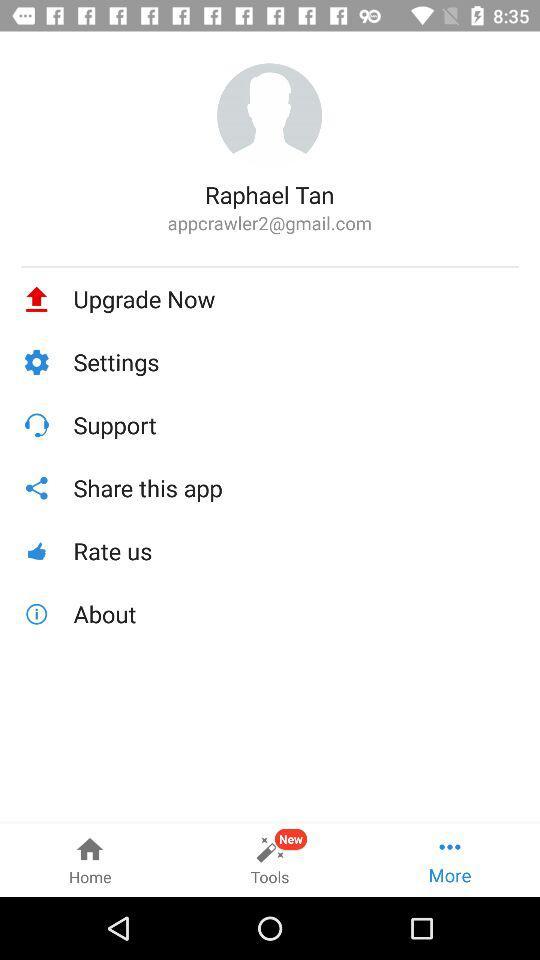  I want to click on appcrawler2@gmail.com icon, so click(269, 223).